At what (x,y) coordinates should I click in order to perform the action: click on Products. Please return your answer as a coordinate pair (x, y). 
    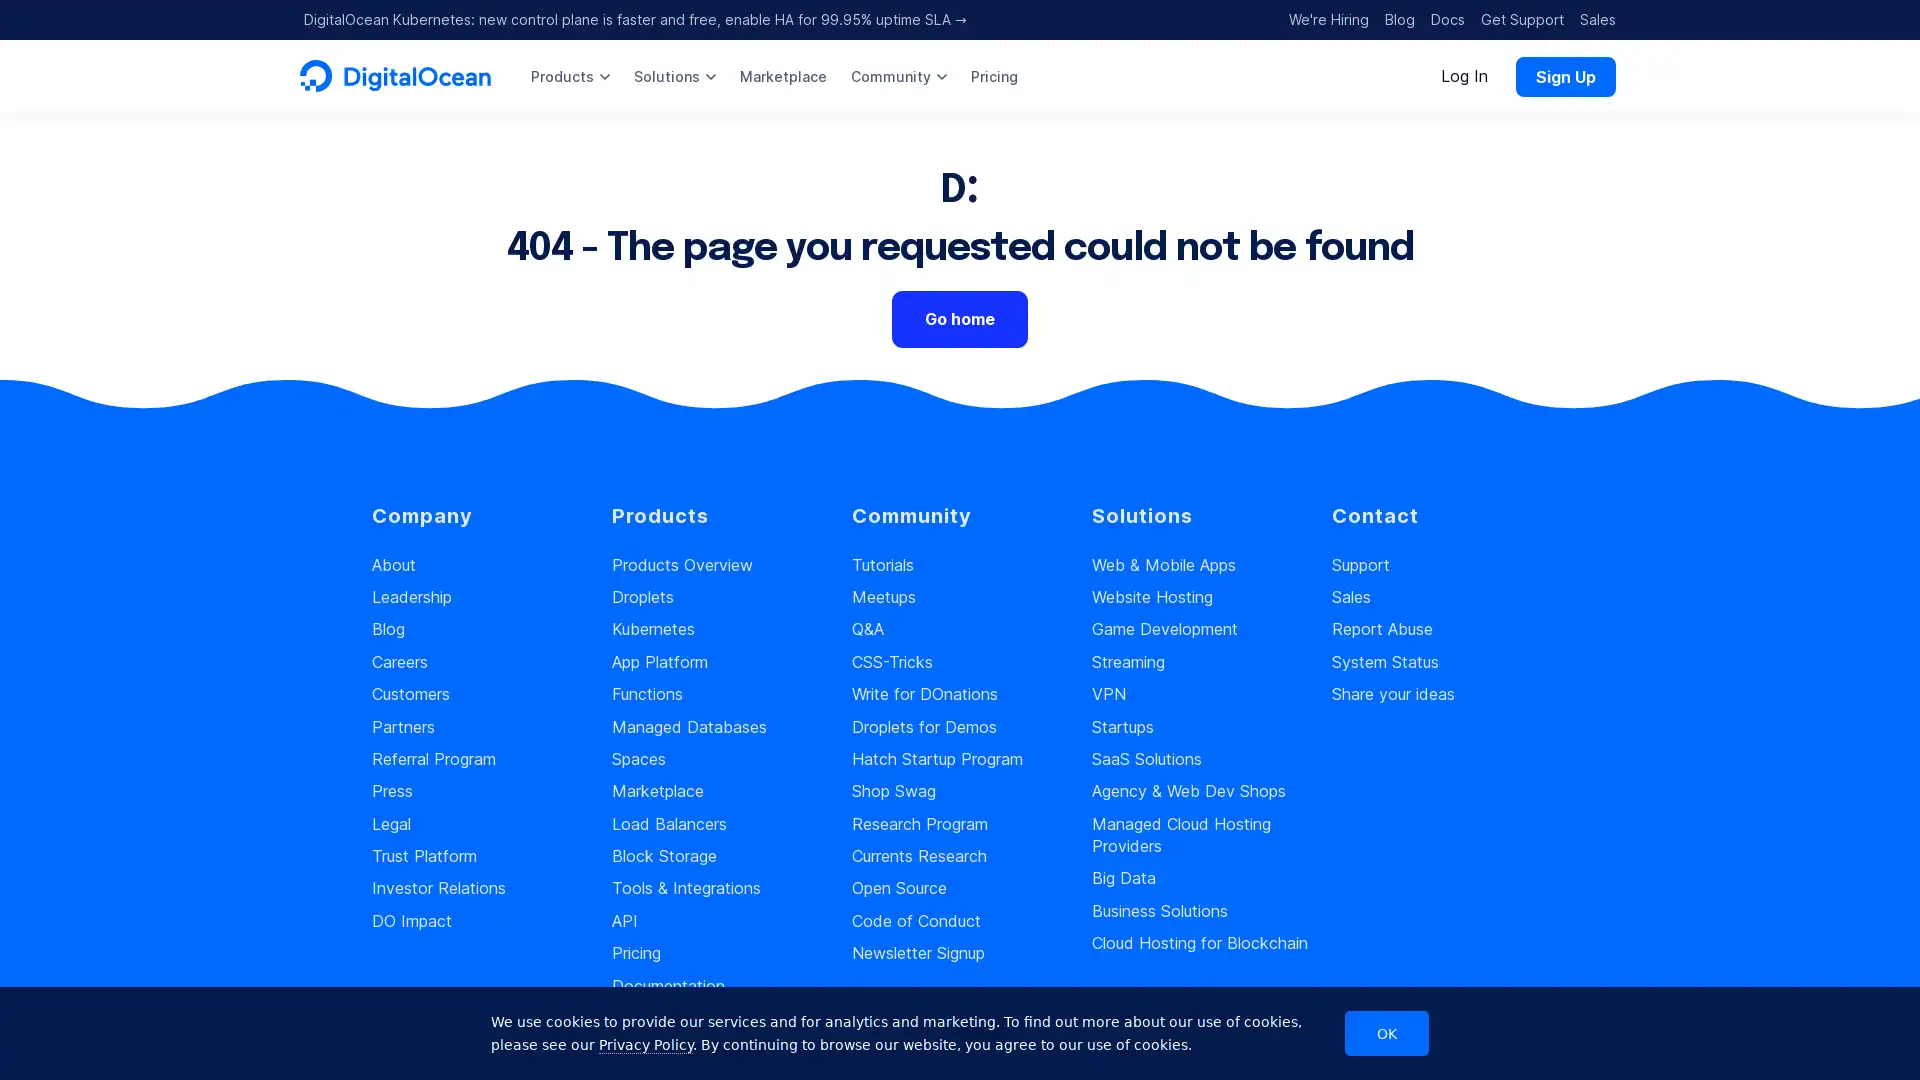
    Looking at the image, I should click on (569, 75).